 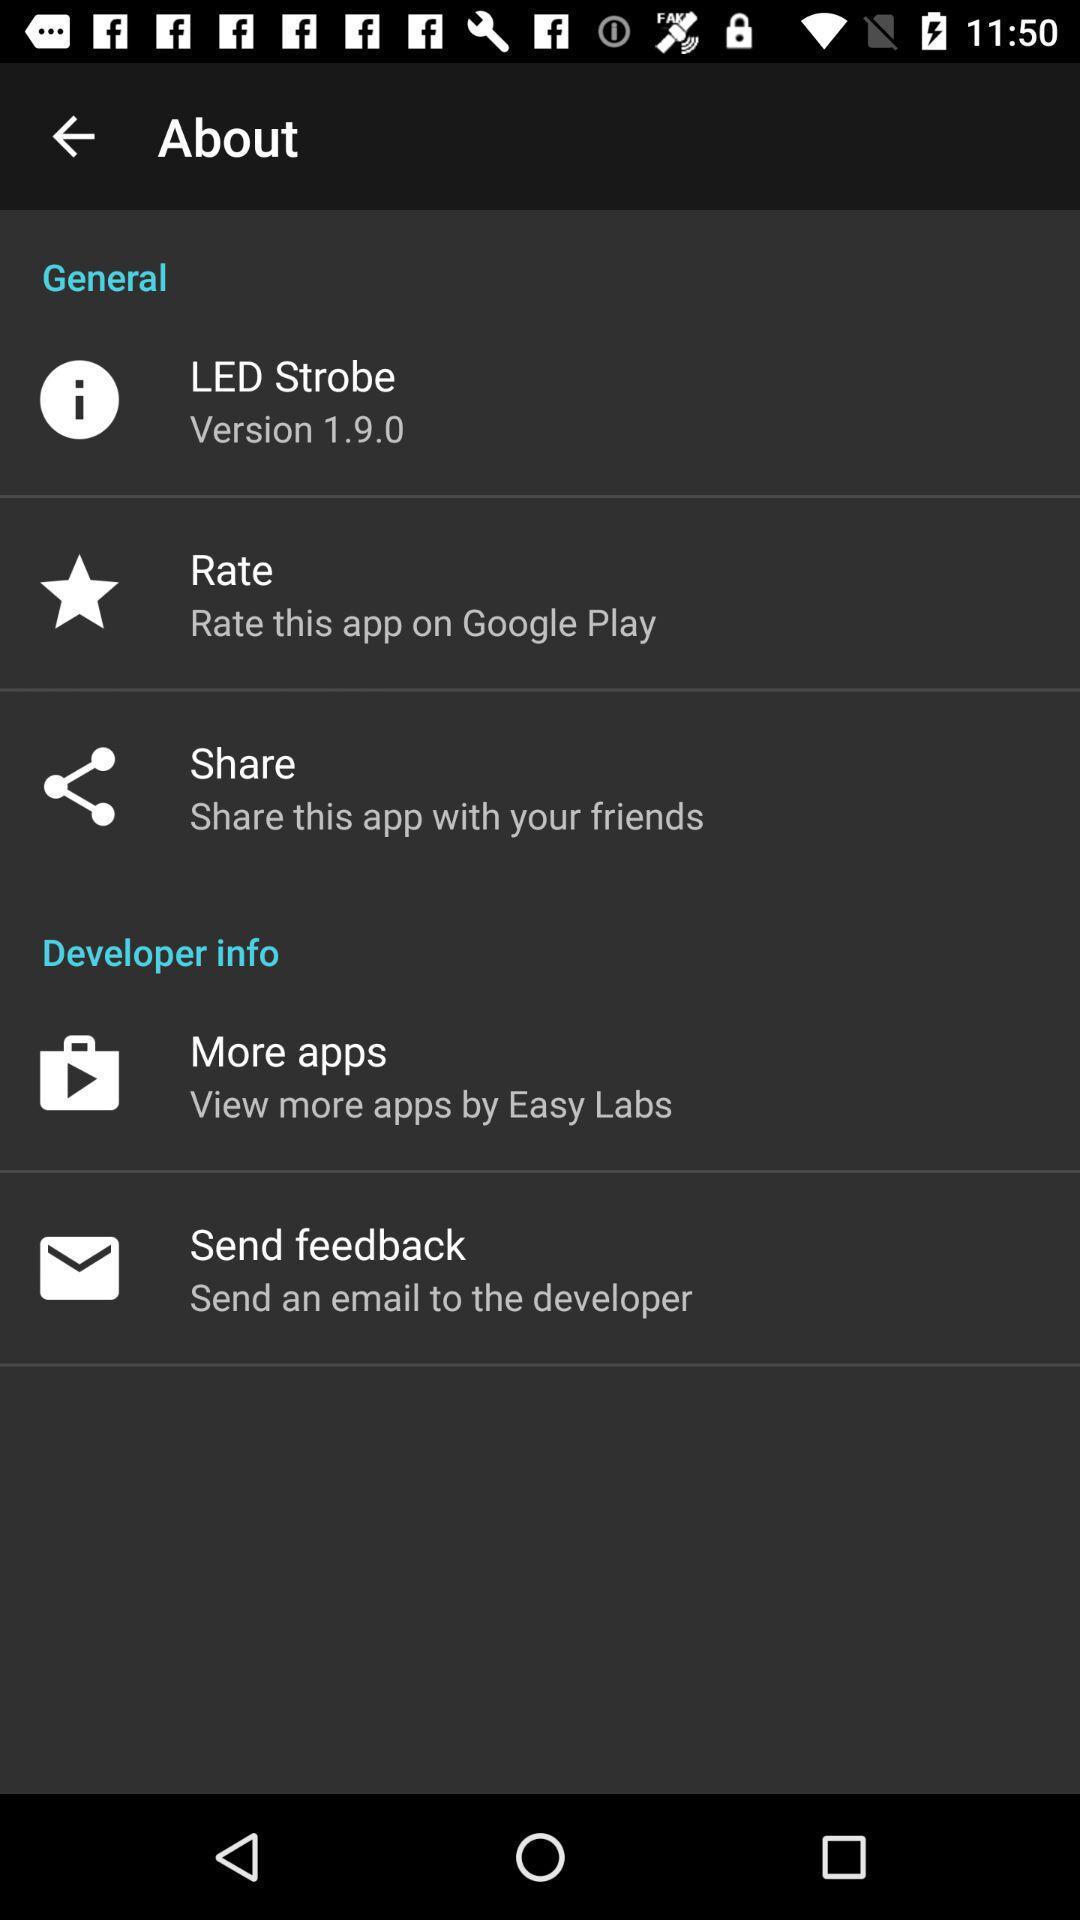 What do you see at coordinates (440, 1296) in the screenshot?
I see `the item below the send feedback item` at bounding box center [440, 1296].